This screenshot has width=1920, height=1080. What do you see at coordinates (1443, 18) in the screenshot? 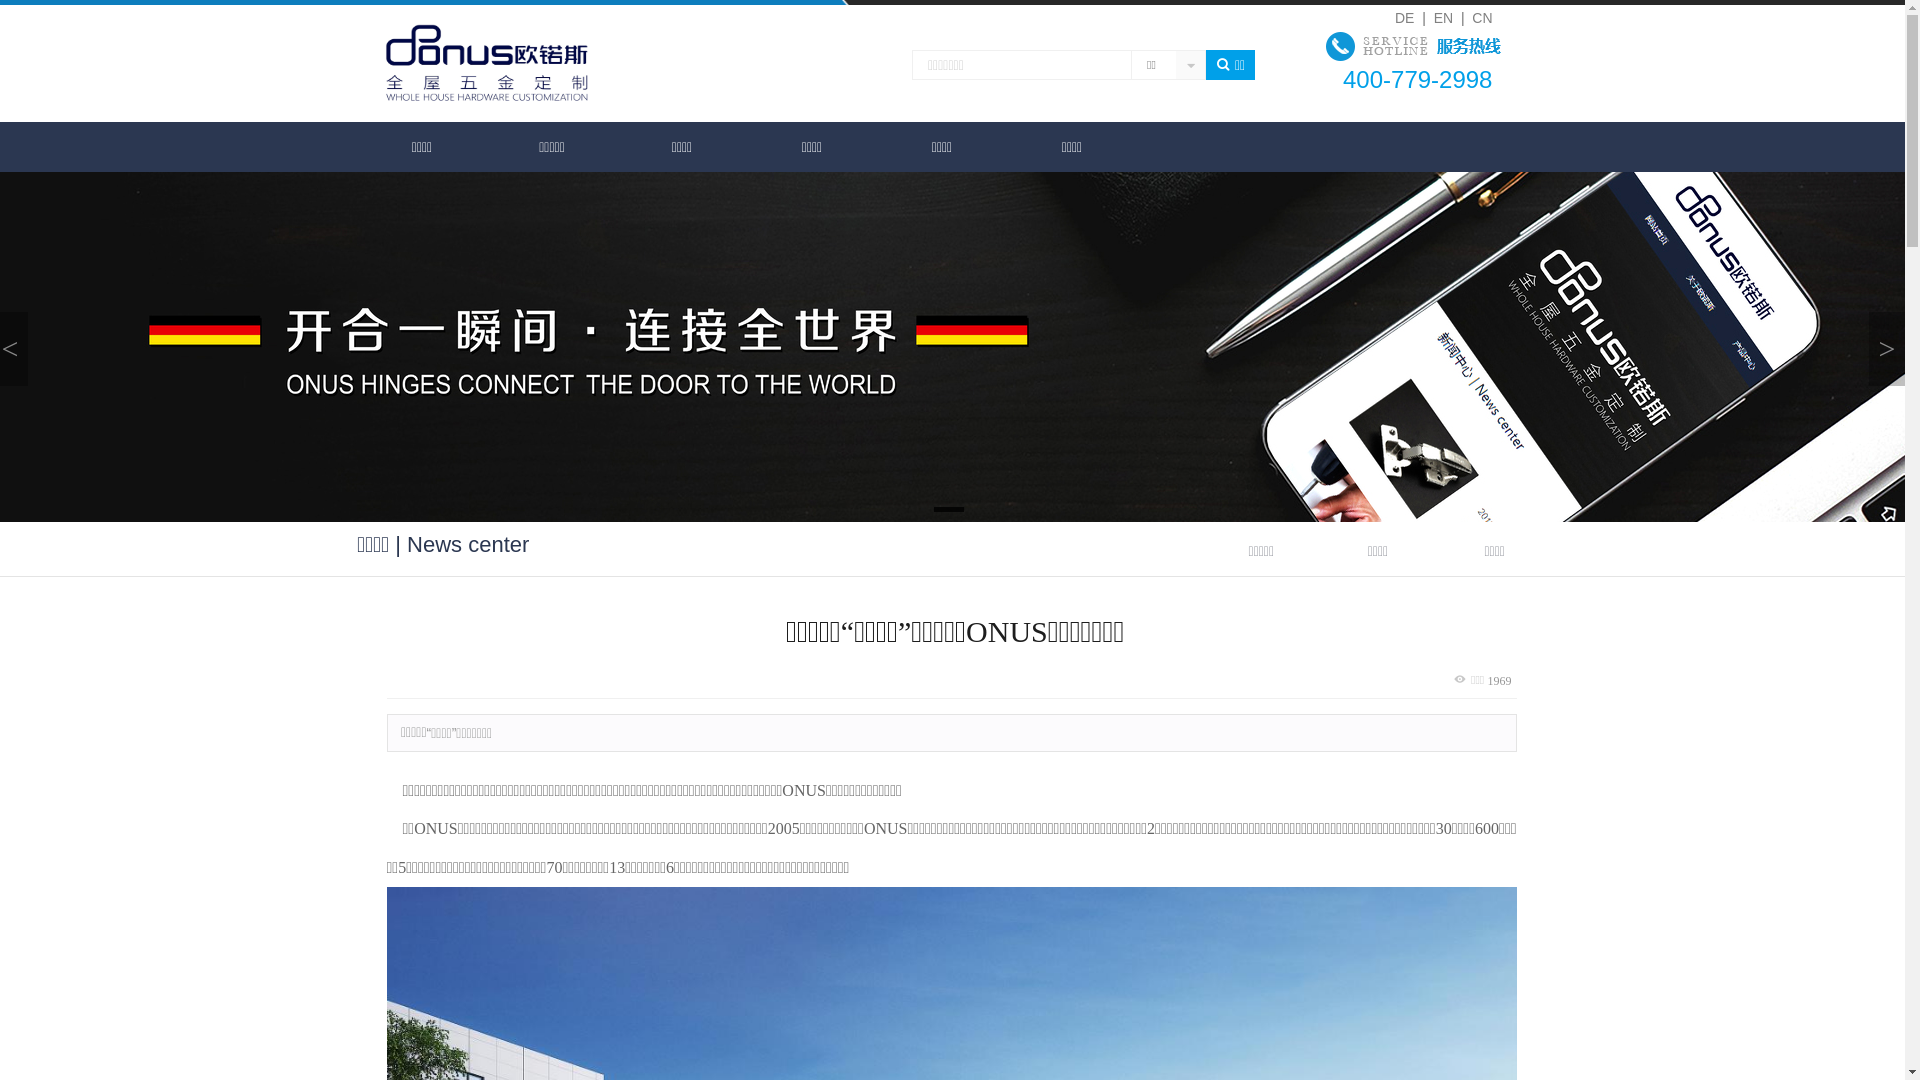
I see `'EN'` at bounding box center [1443, 18].